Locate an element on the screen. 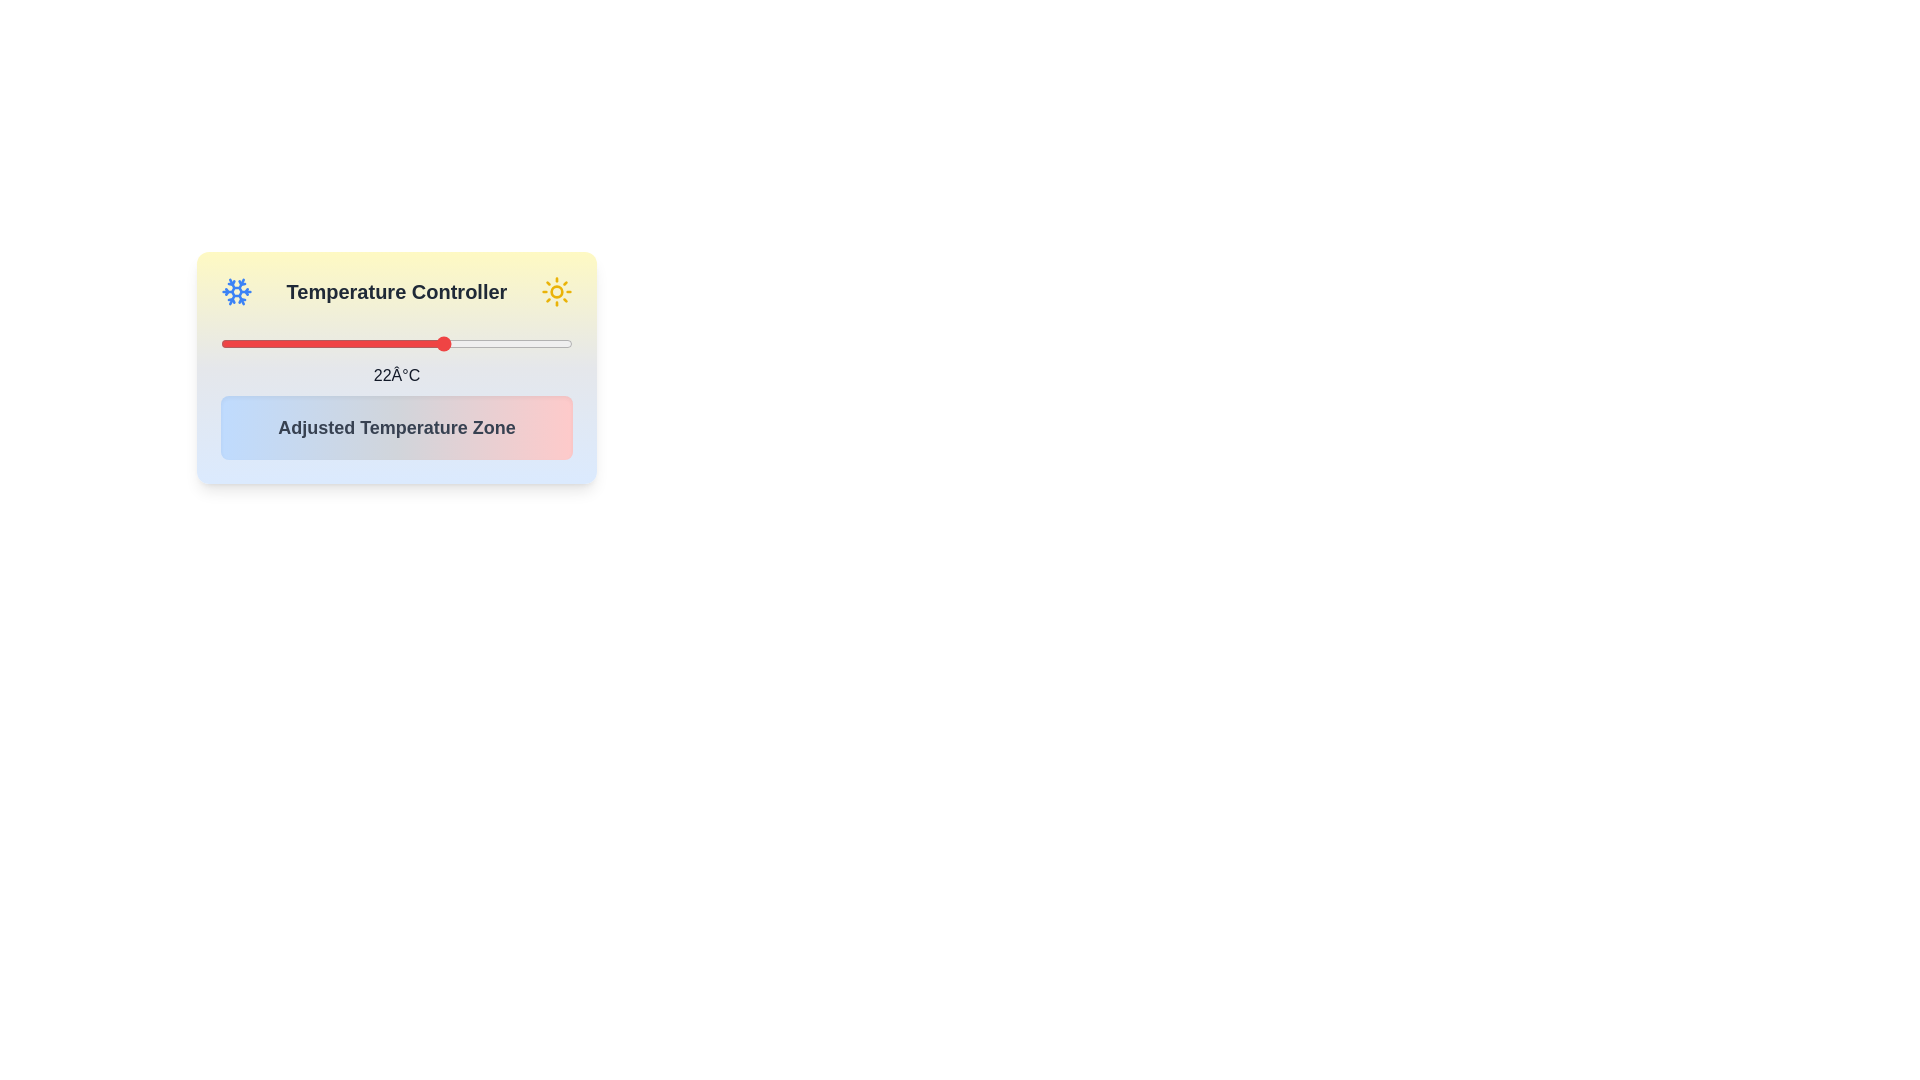 Image resolution: width=1920 pixels, height=1080 pixels. the inner circle of the sun icon in the temperature controller interface is located at coordinates (556, 292).